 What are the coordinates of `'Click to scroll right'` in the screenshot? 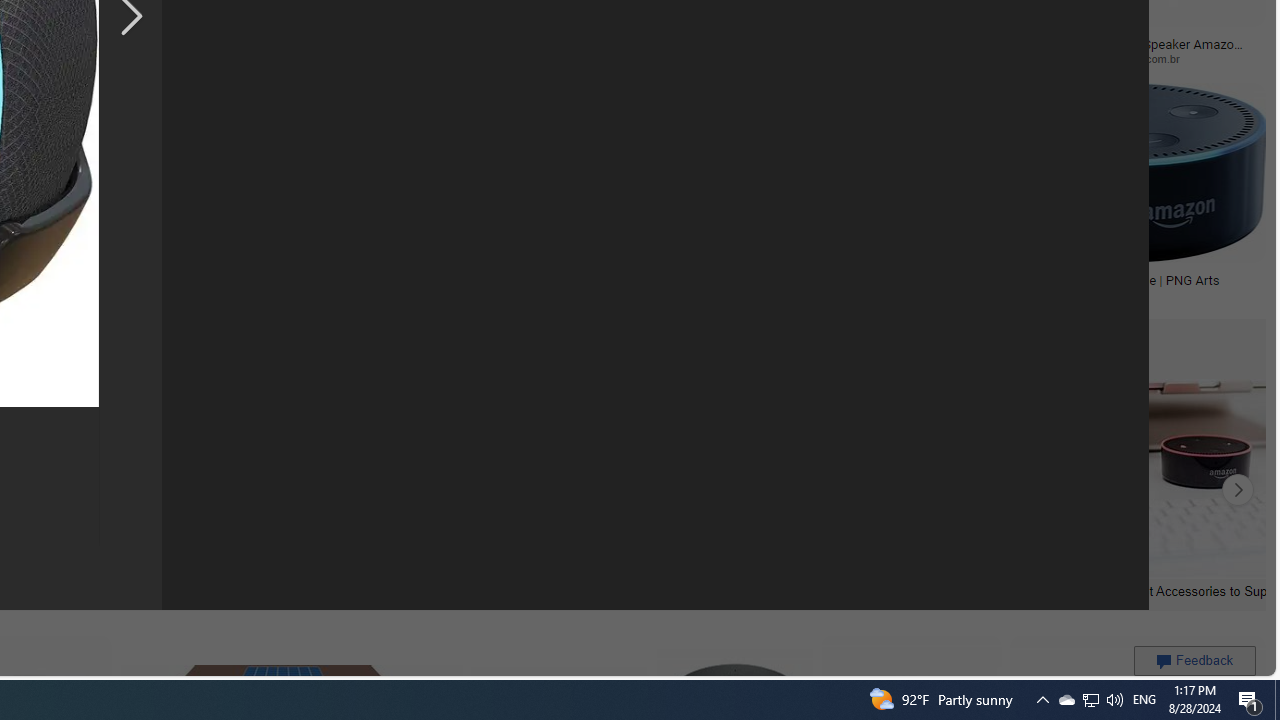 It's located at (1237, 489).